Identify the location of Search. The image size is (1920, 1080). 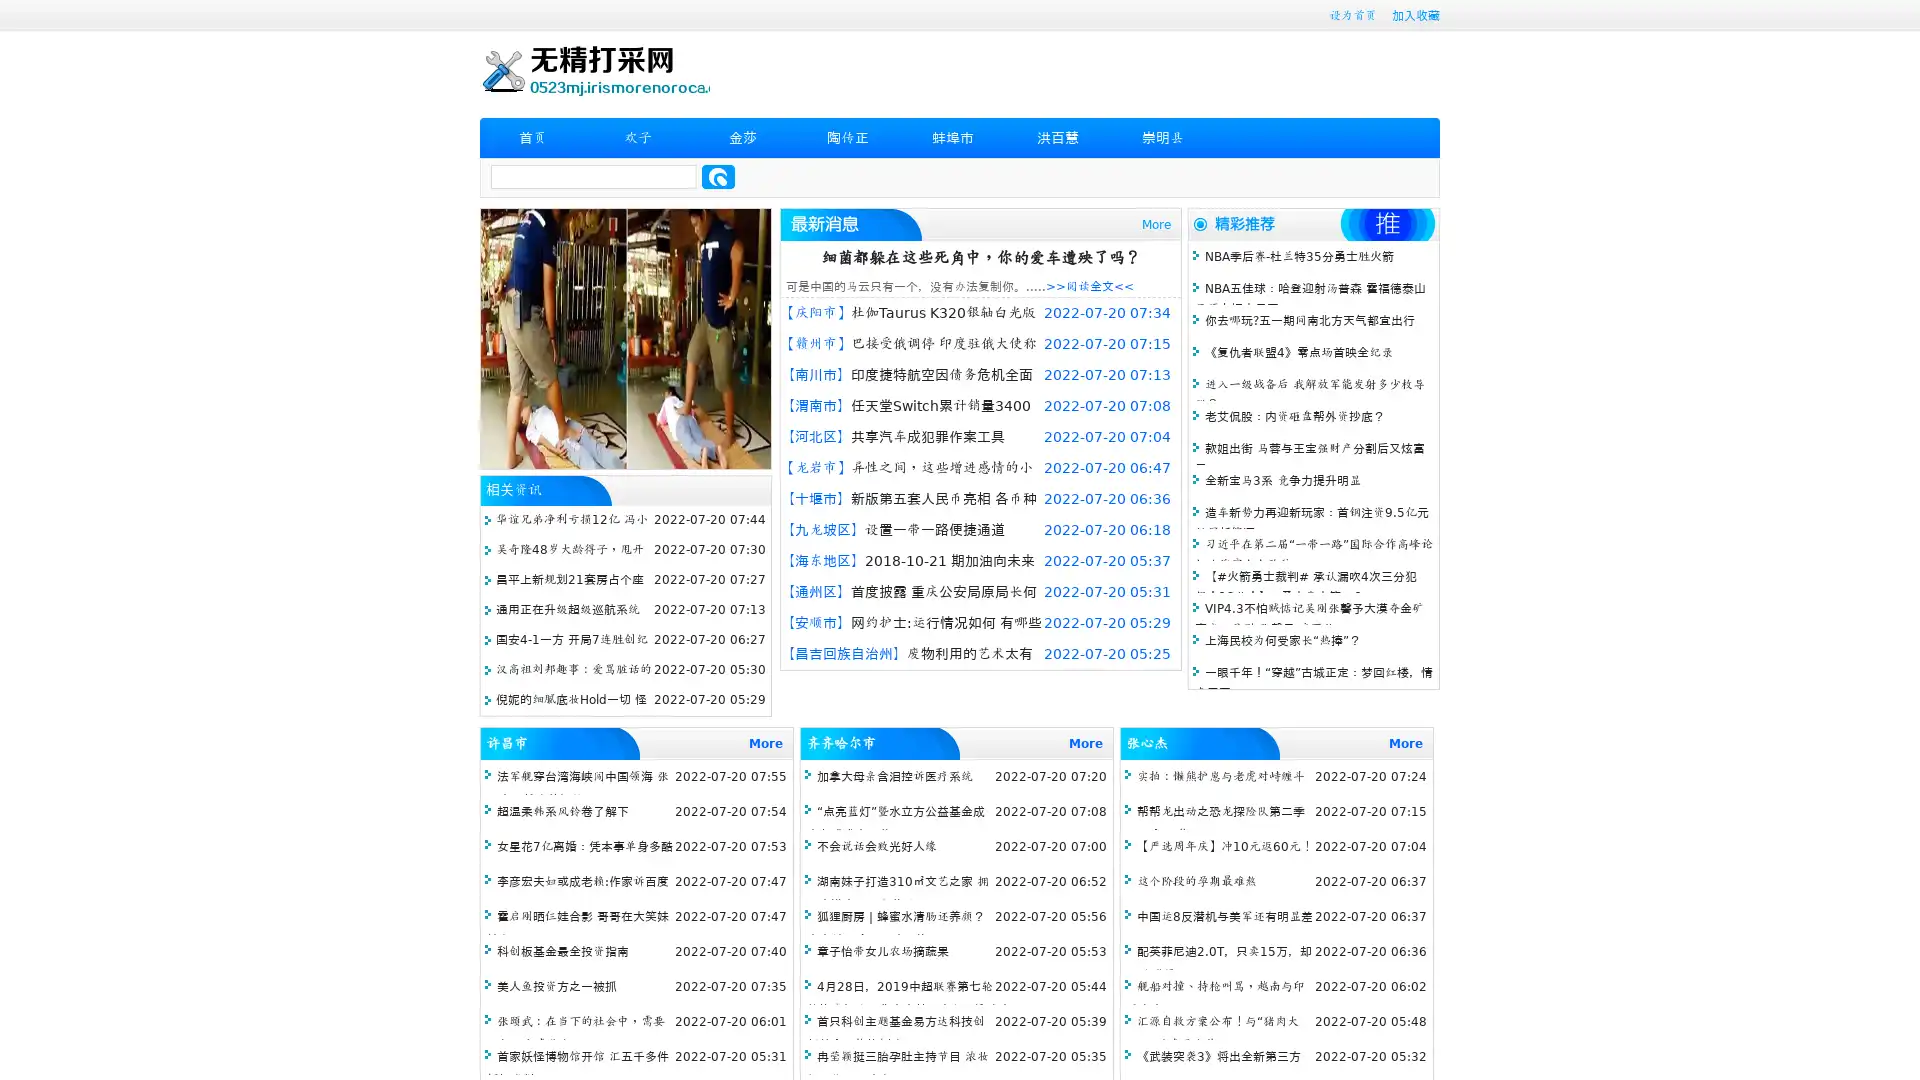
(718, 176).